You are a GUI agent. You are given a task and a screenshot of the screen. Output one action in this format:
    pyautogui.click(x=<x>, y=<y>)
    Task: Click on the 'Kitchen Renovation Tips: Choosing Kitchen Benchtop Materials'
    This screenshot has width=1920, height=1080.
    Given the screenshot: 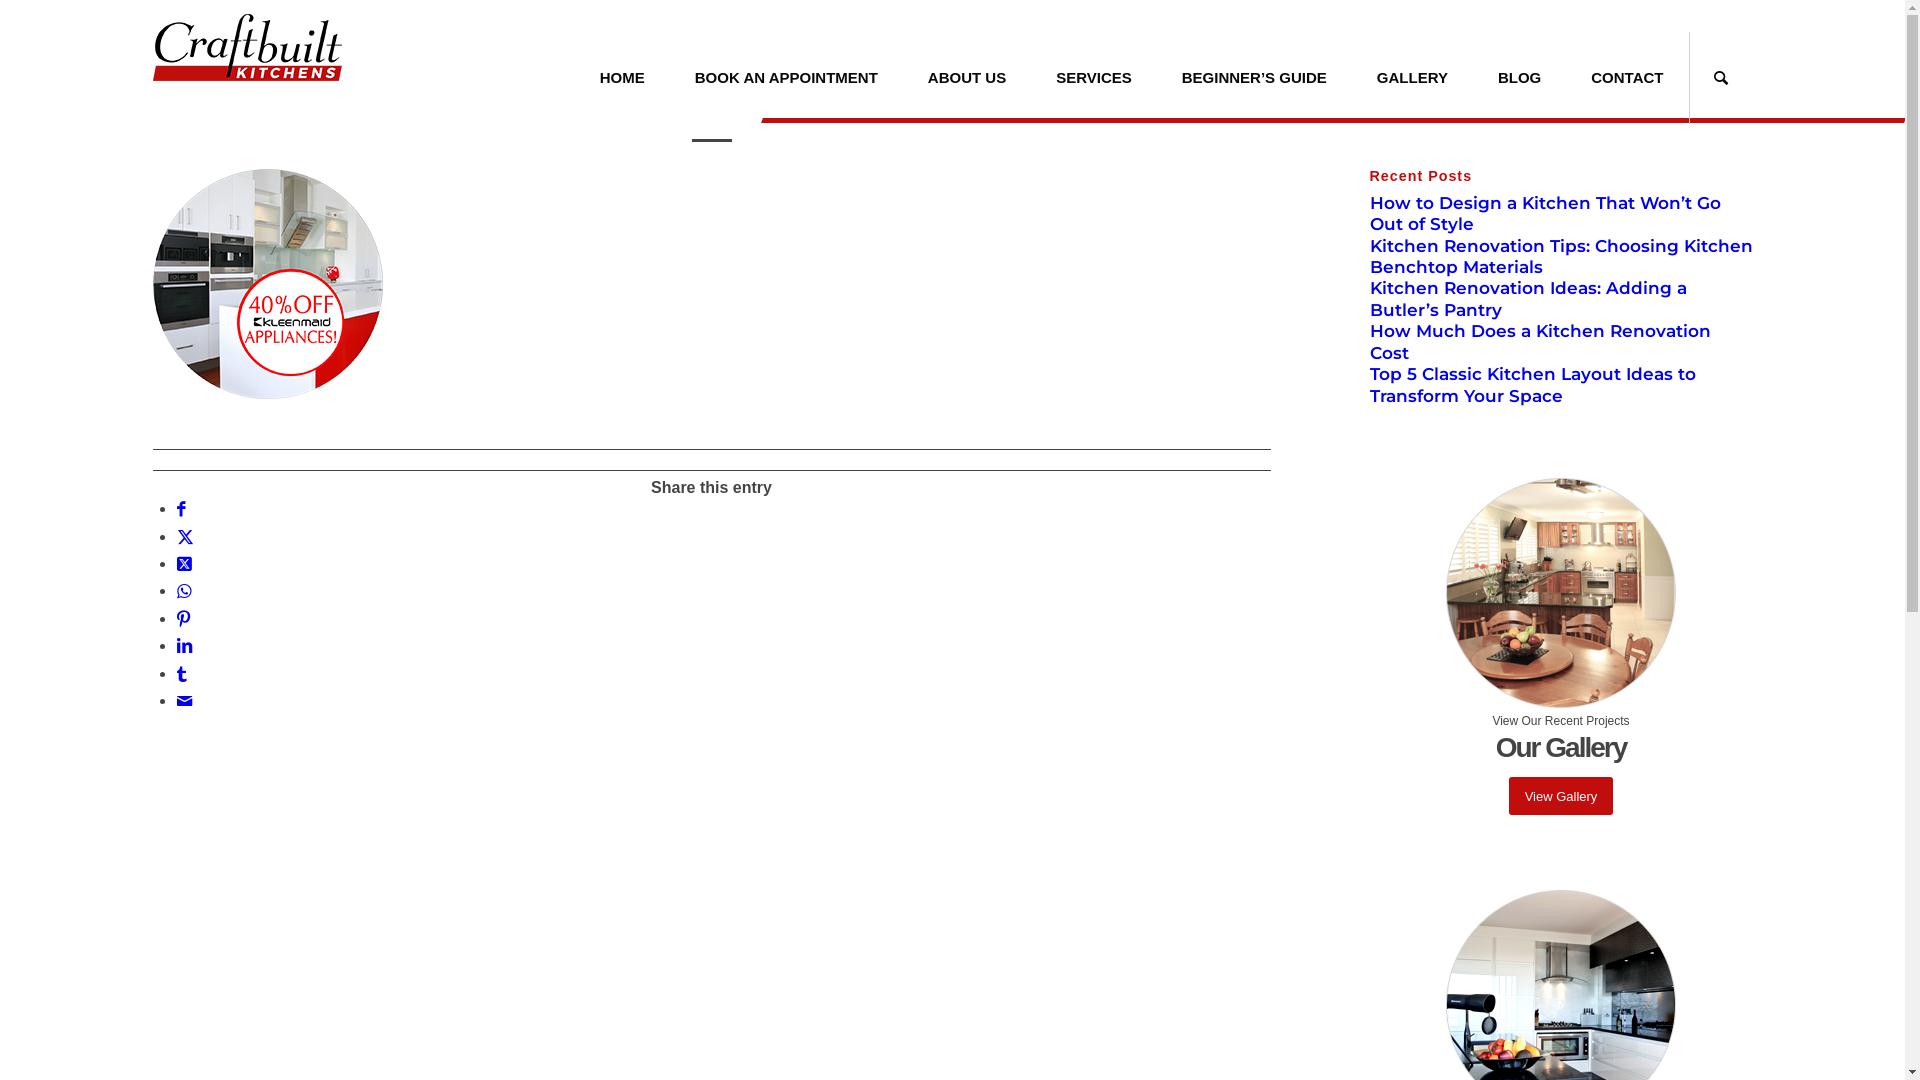 What is the action you would take?
    pyautogui.click(x=1560, y=255)
    